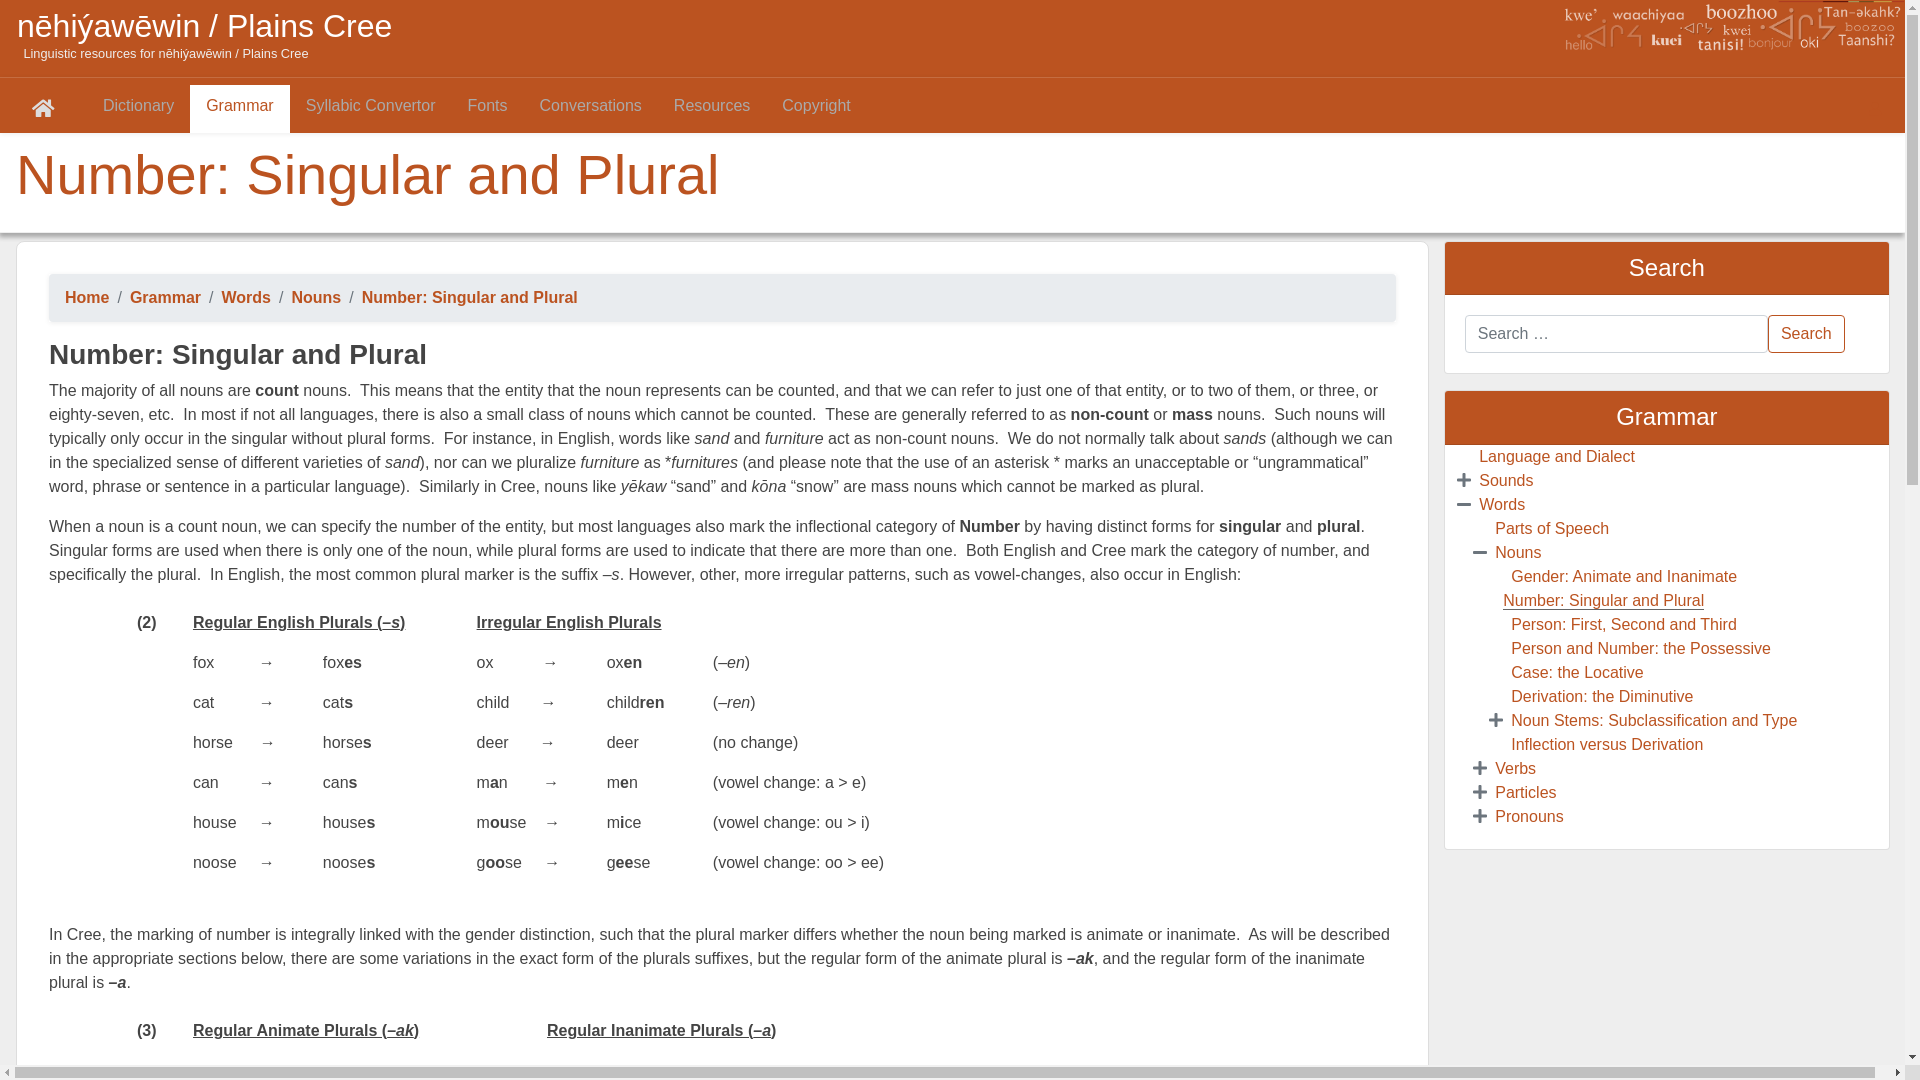  I want to click on 'Sounds', so click(1506, 480).